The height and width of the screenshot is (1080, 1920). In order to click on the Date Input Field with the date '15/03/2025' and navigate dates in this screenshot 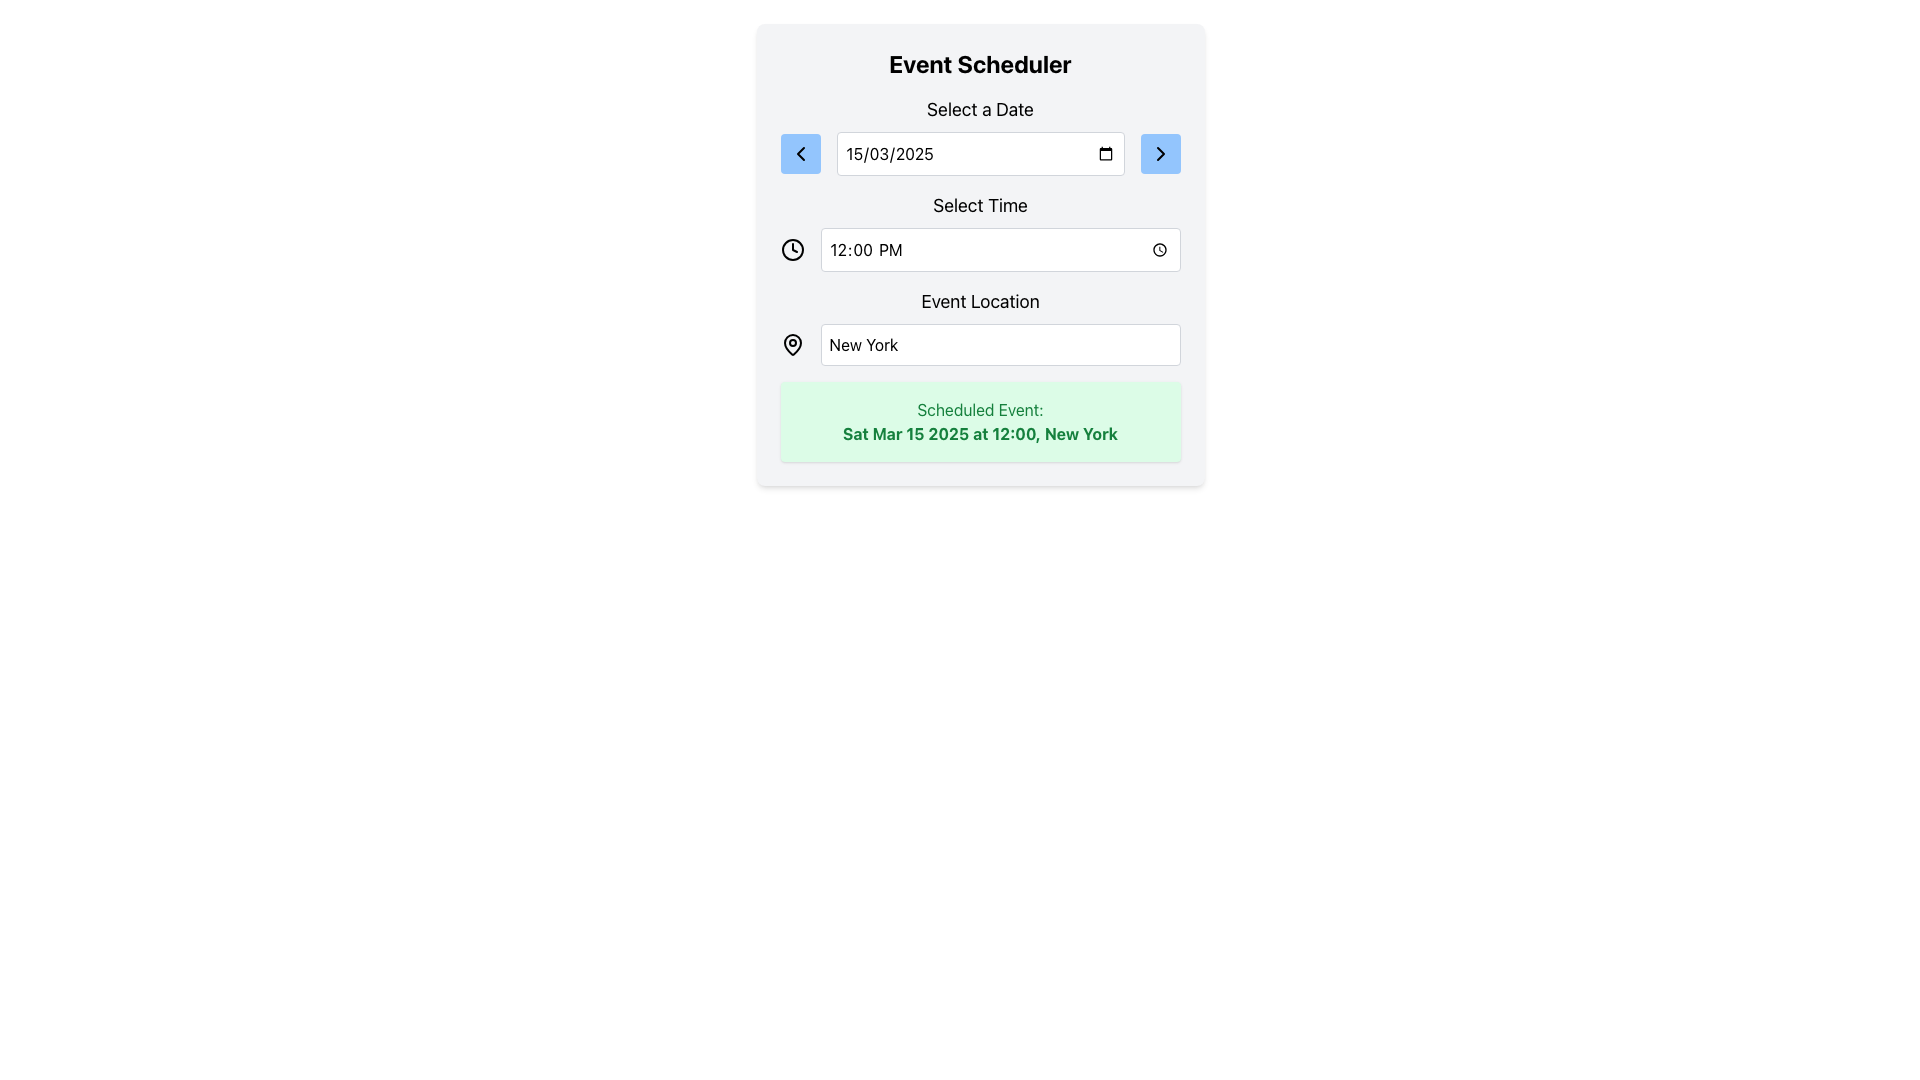, I will do `click(980, 153)`.